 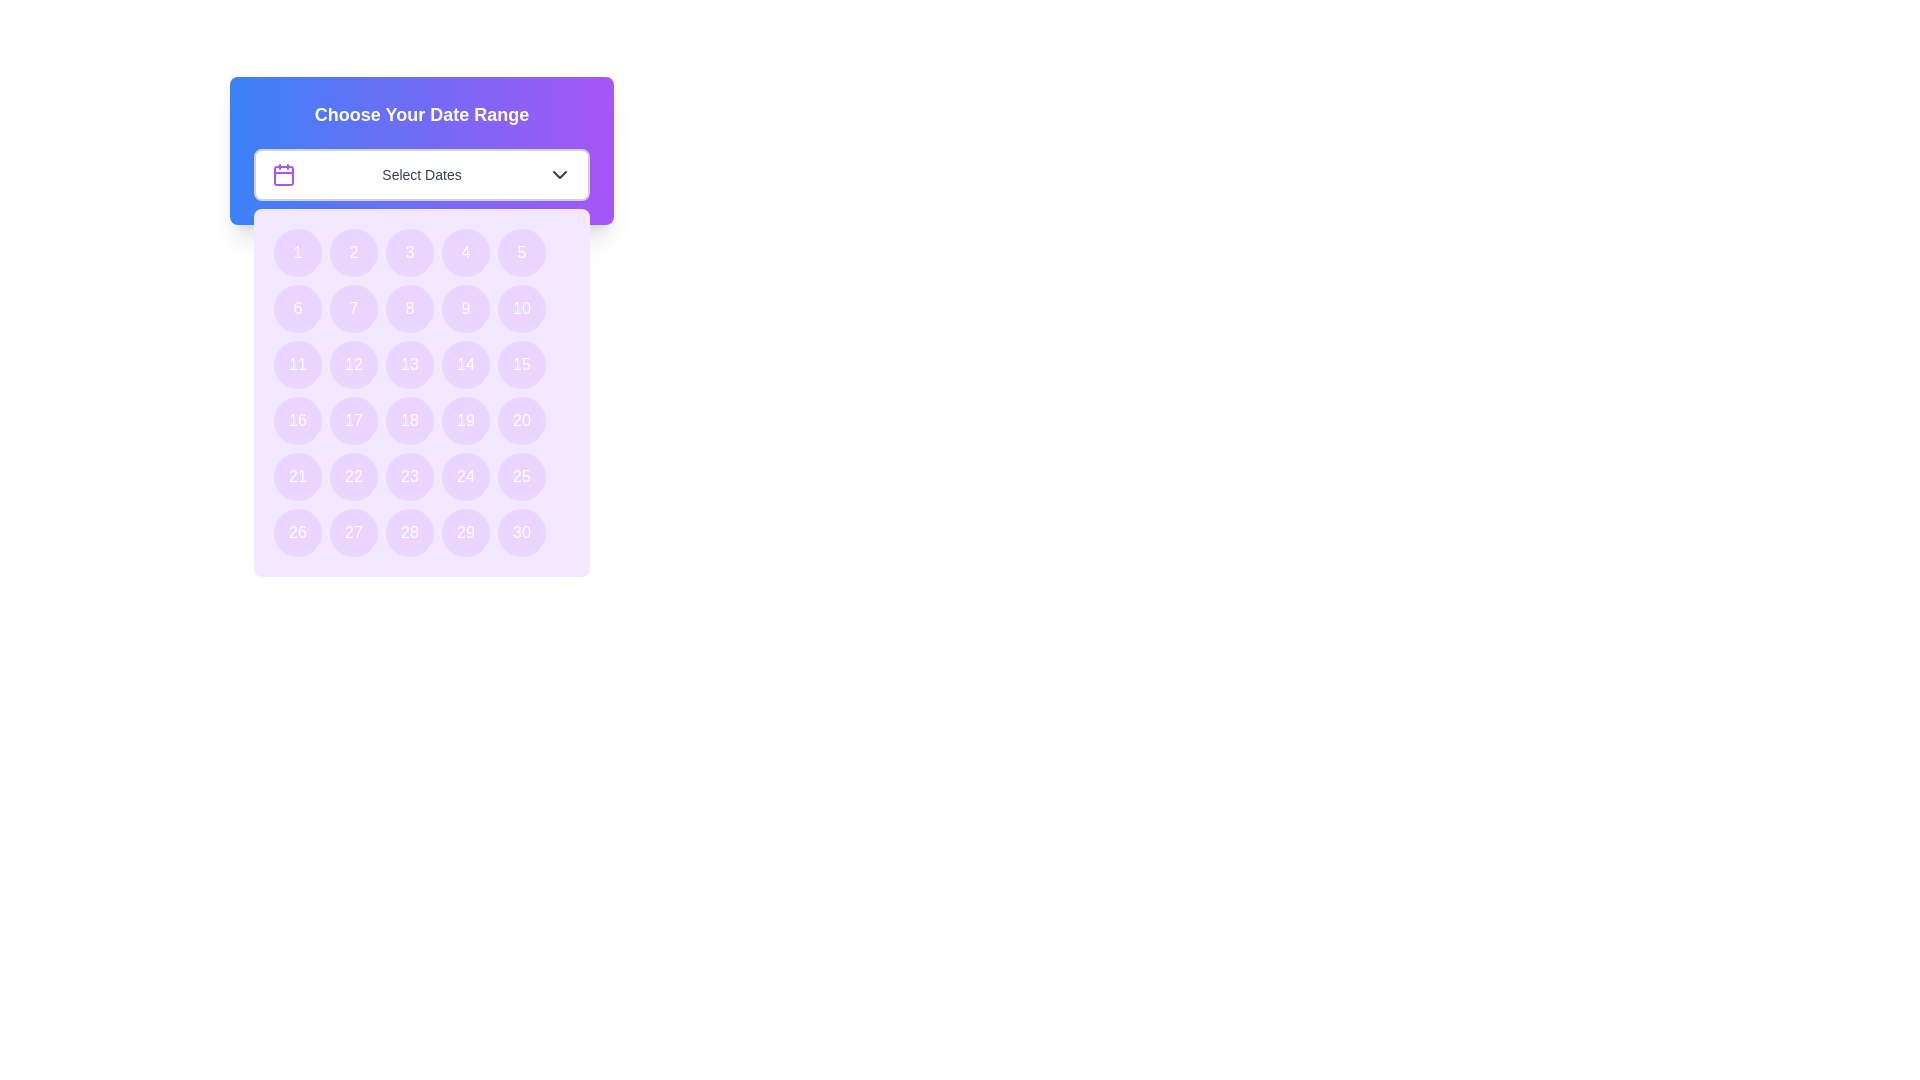 I want to click on the circular purple button with the number '12', so click(x=354, y=365).